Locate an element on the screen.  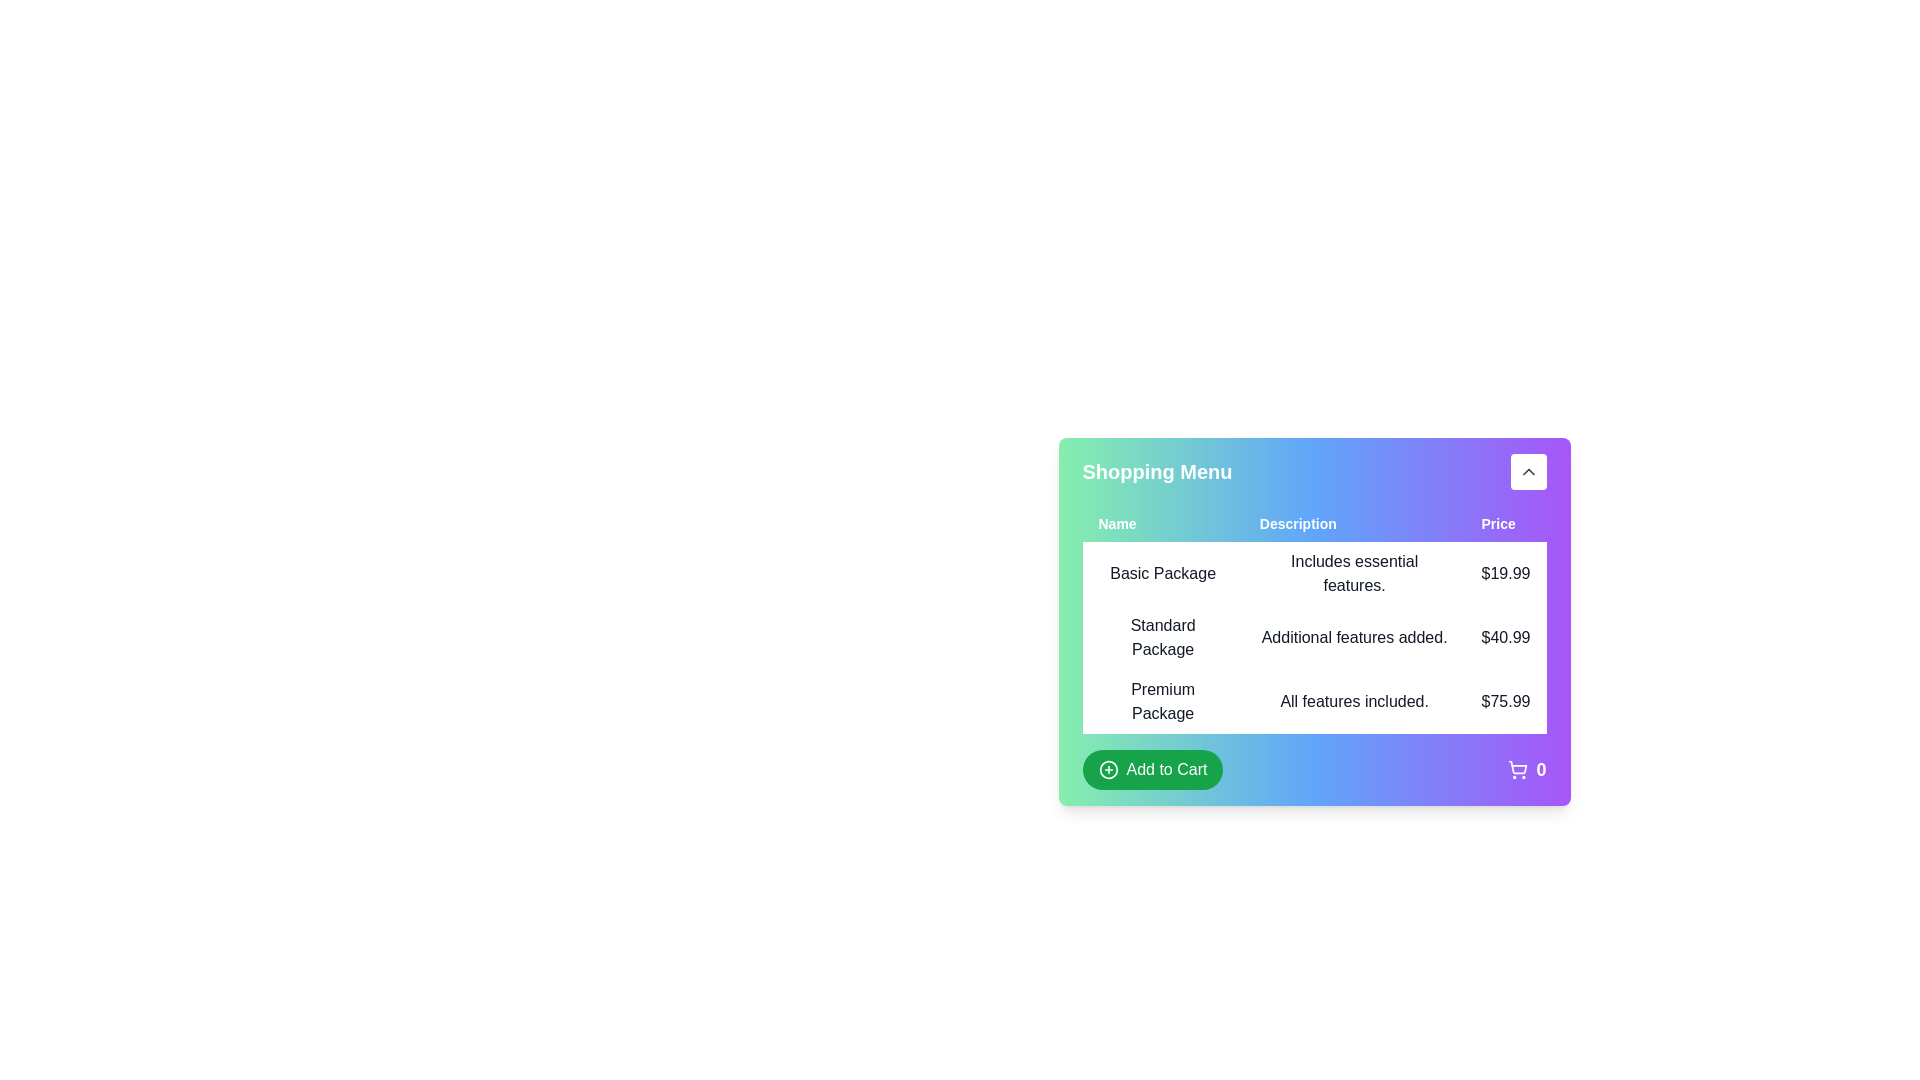
a package from the table located in the 'Shopping Menu' section, which lists available packages with their descriptions and prices is located at coordinates (1314, 640).